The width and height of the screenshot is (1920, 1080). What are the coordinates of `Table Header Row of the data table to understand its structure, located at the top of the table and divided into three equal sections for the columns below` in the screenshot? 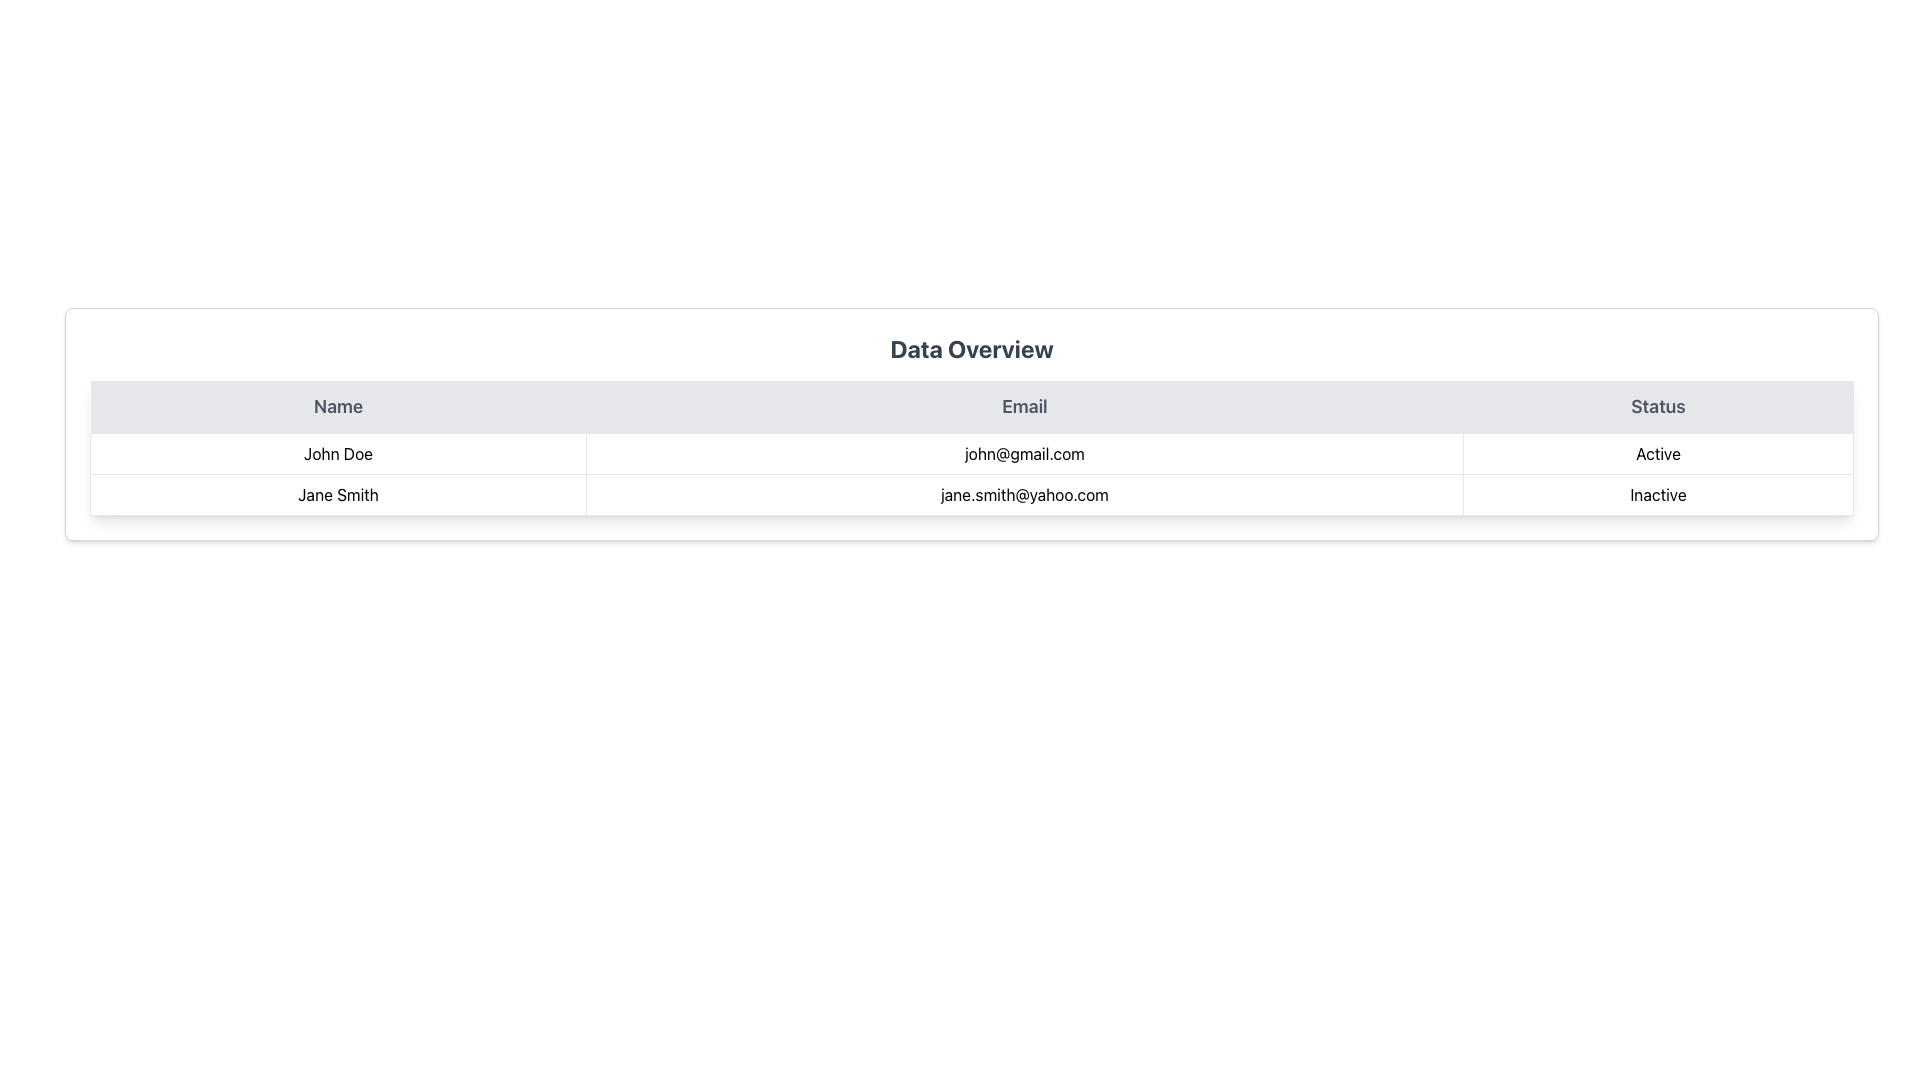 It's located at (971, 406).